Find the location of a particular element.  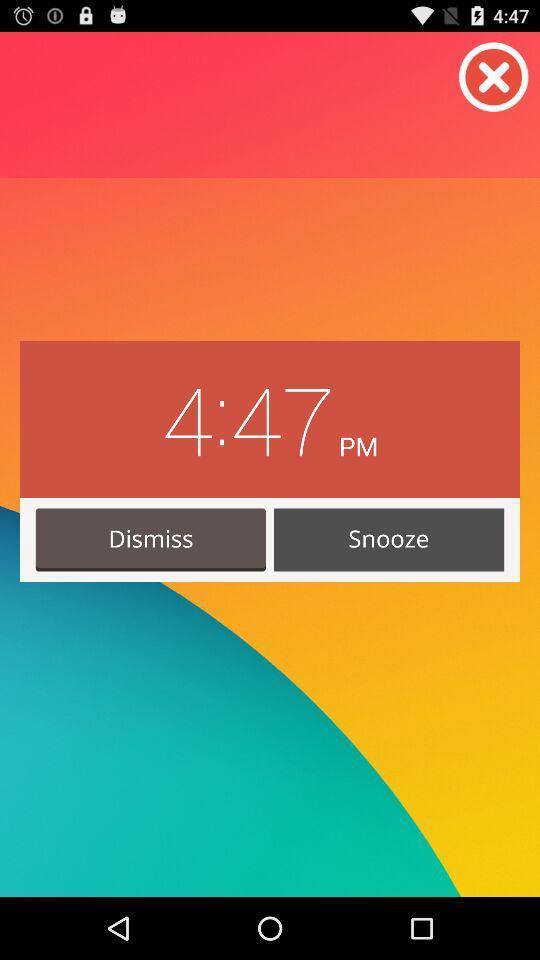

button is located at coordinates (493, 77).